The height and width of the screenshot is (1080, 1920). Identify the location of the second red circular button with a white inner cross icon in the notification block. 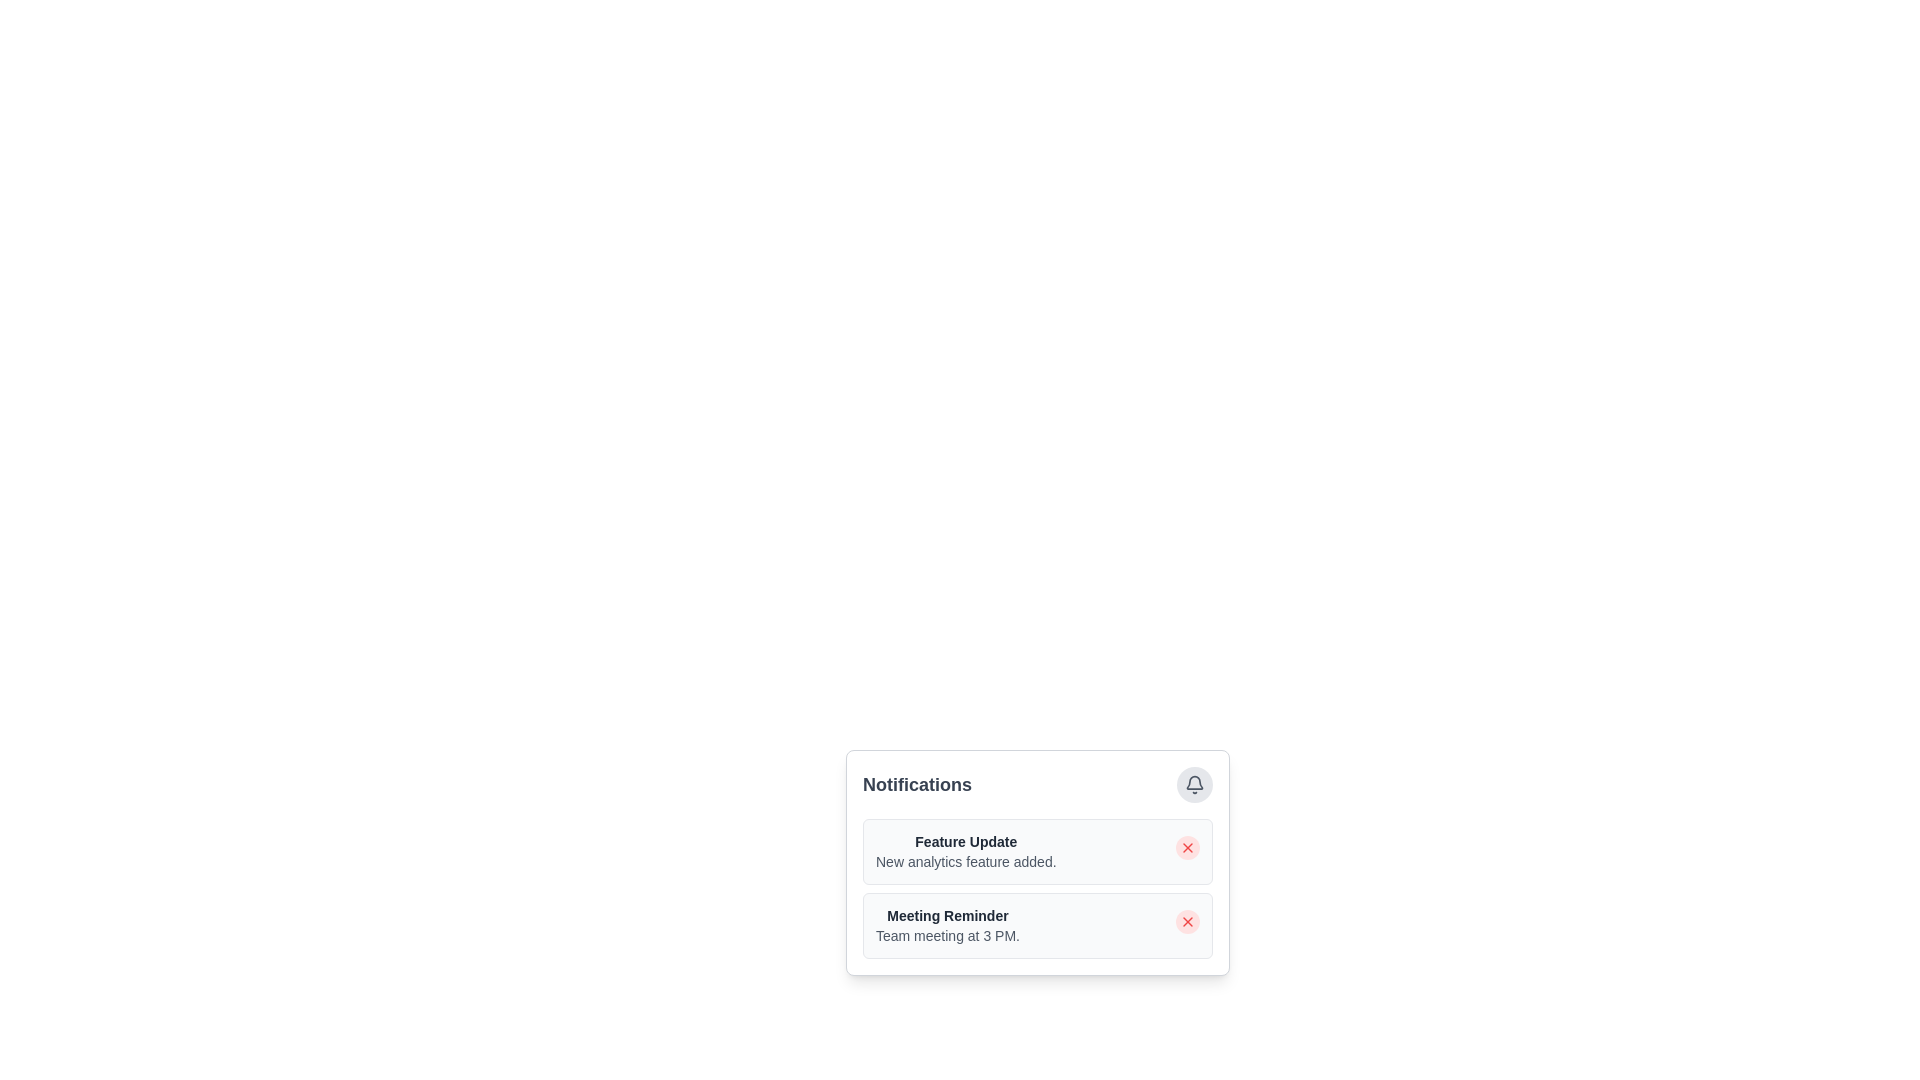
(1188, 921).